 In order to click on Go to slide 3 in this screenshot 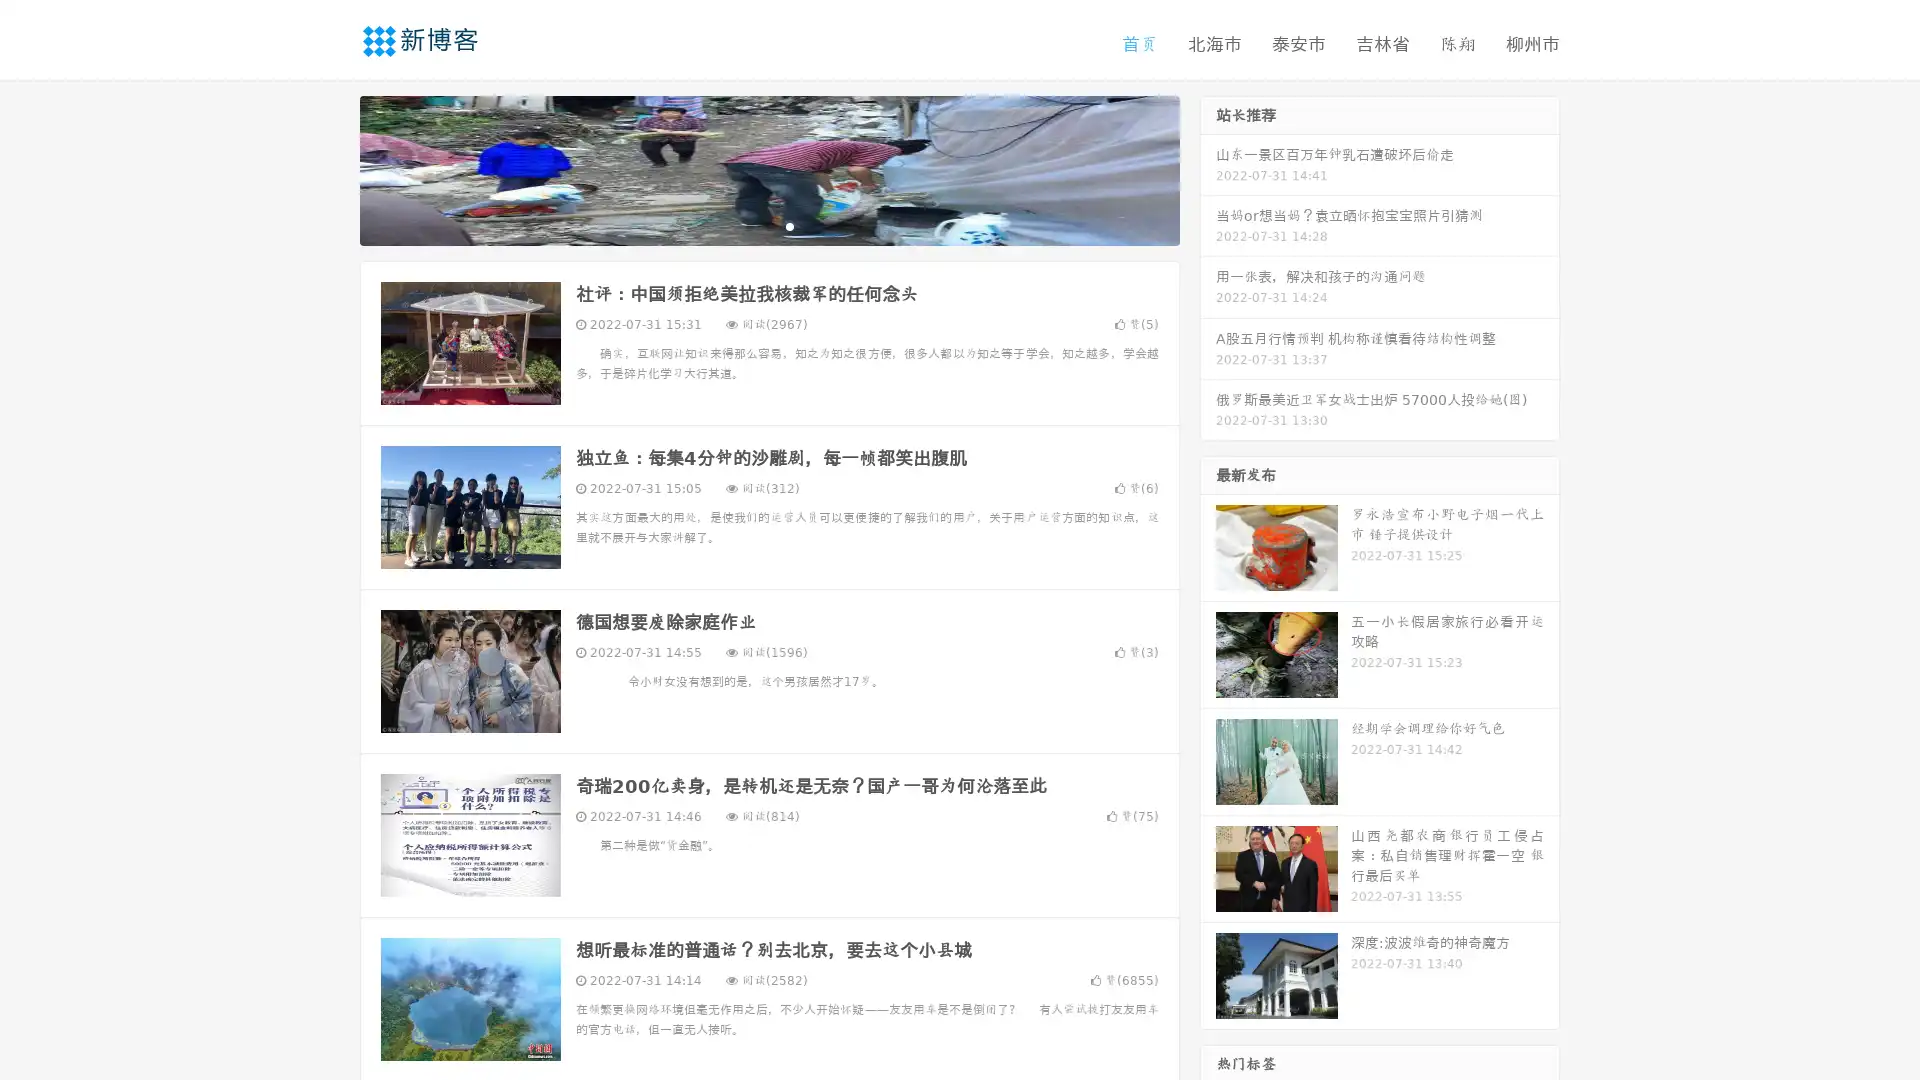, I will do `click(789, 225)`.